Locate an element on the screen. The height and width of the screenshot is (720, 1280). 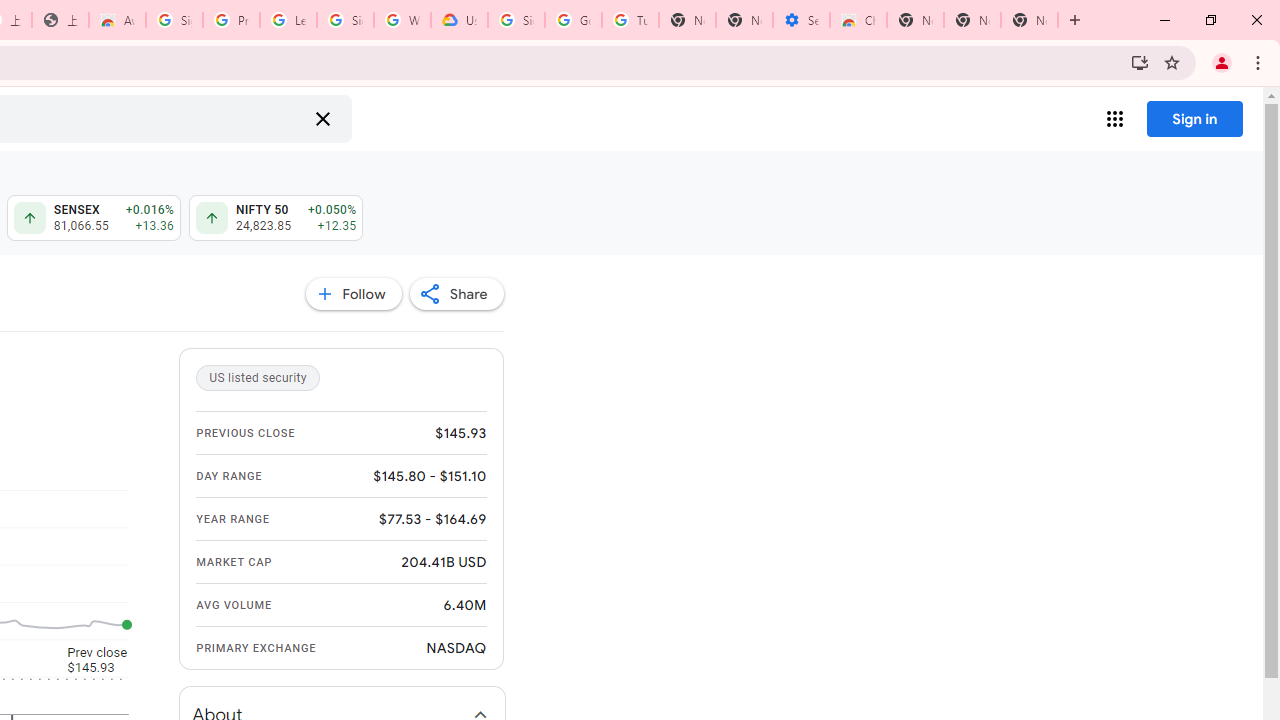
'Sign in - Google Accounts' is located at coordinates (174, 20).